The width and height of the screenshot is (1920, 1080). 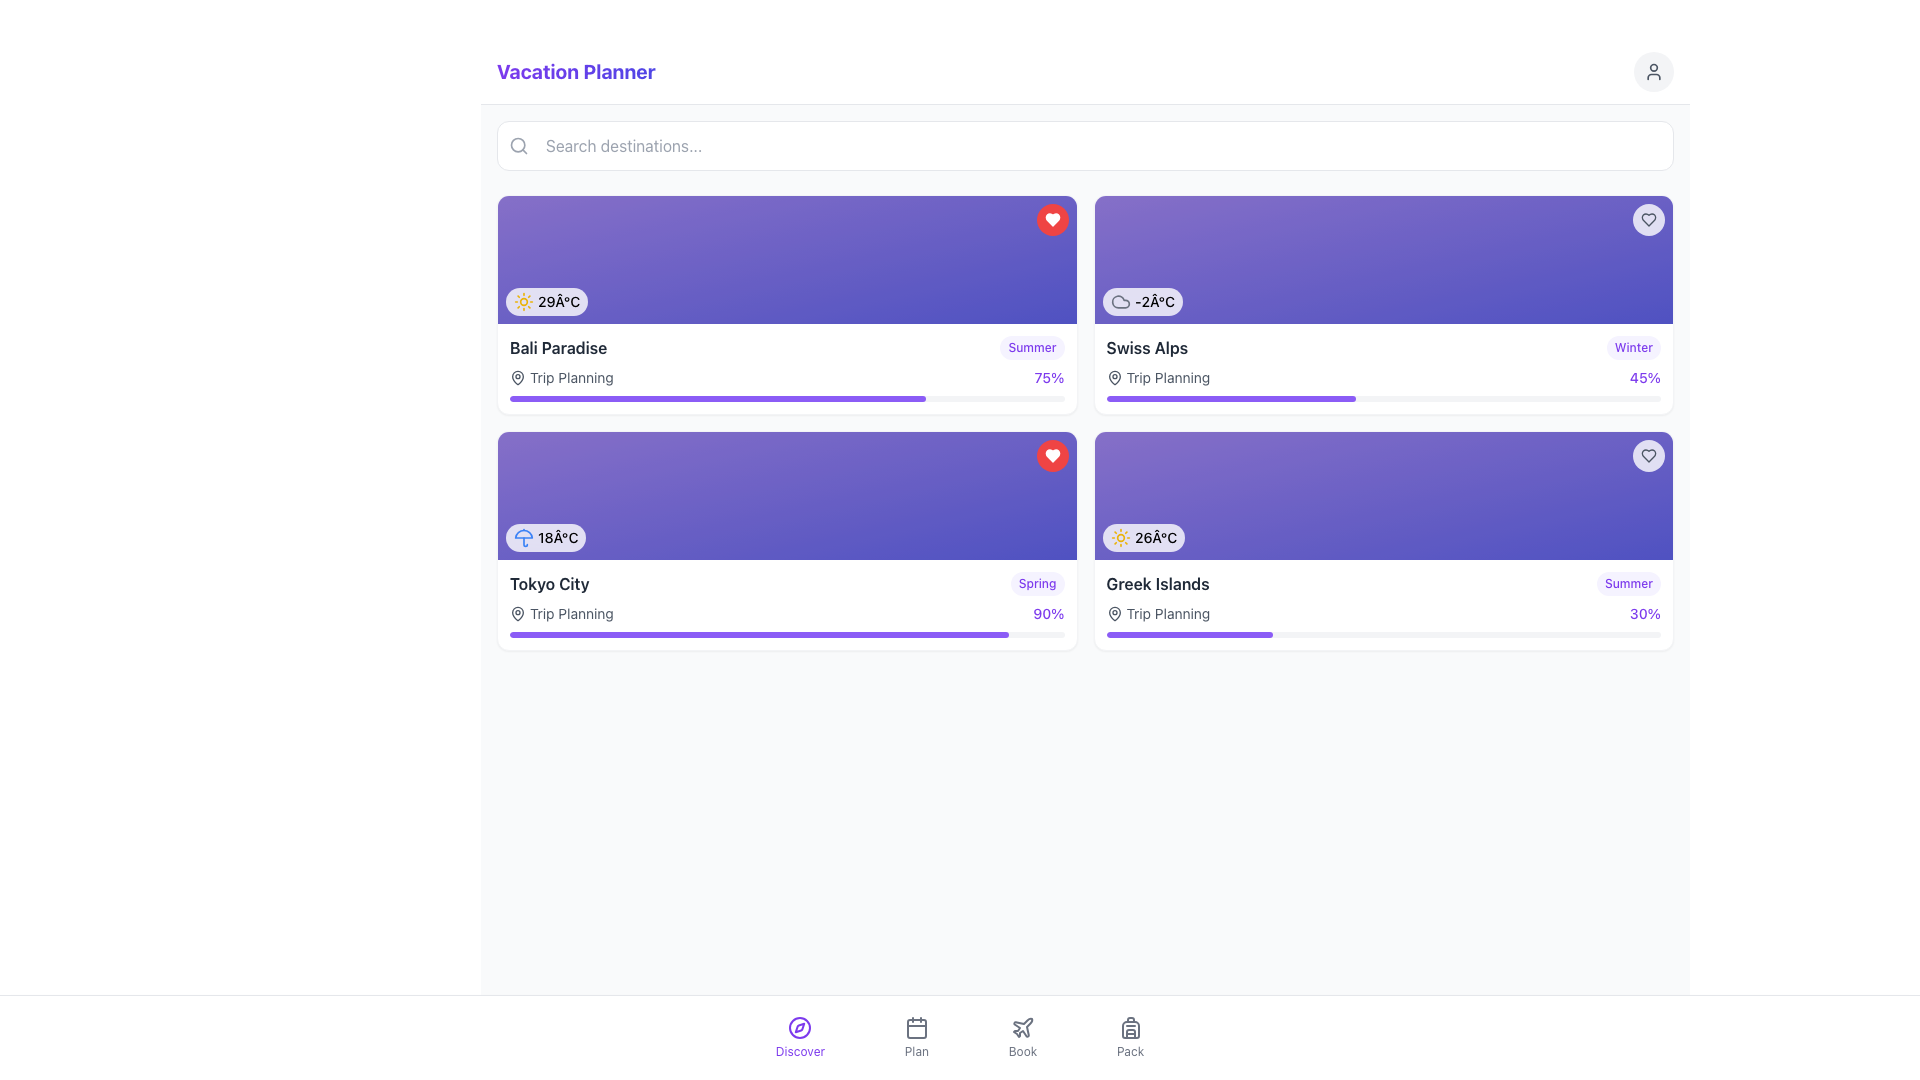 I want to click on the heart-shaped icon button in the top-right corner of the 'Swiss Alps' card, so click(x=1649, y=219).